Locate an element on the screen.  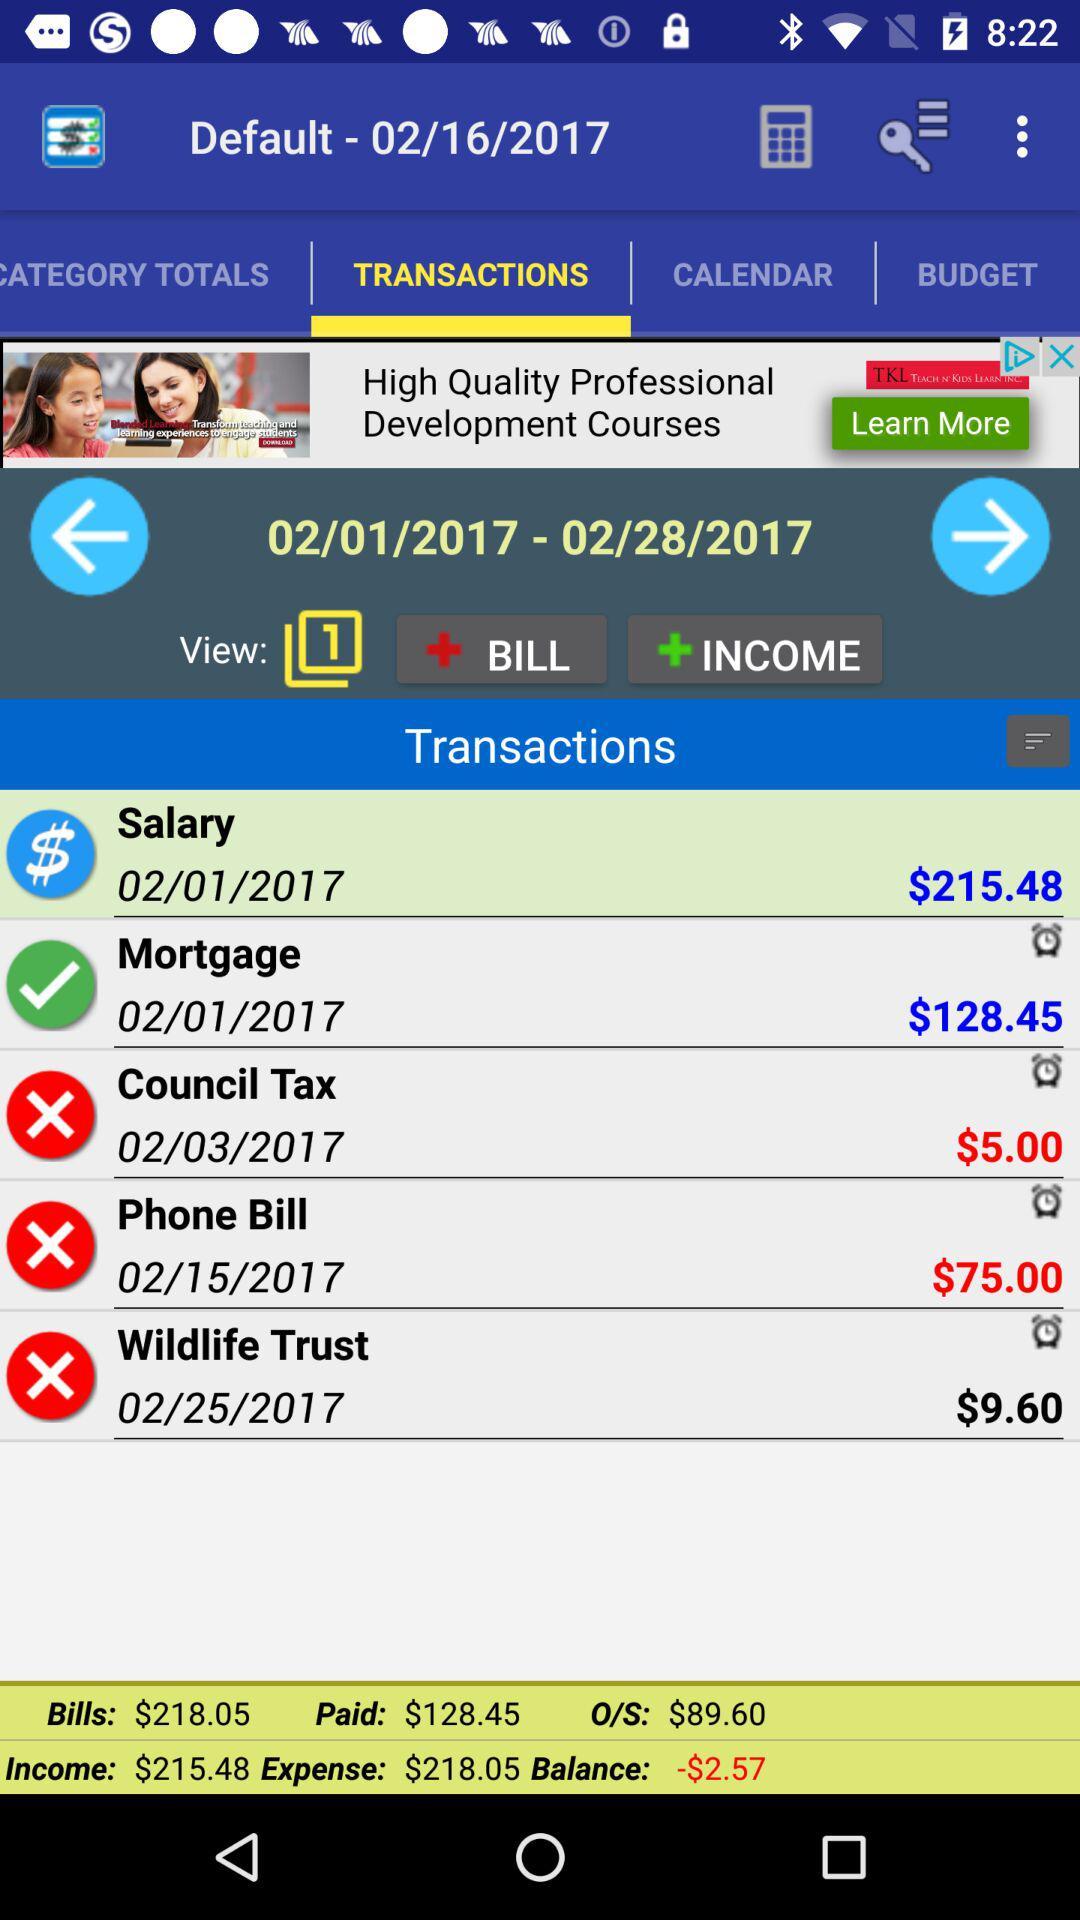
delete item is located at coordinates (49, 1374).